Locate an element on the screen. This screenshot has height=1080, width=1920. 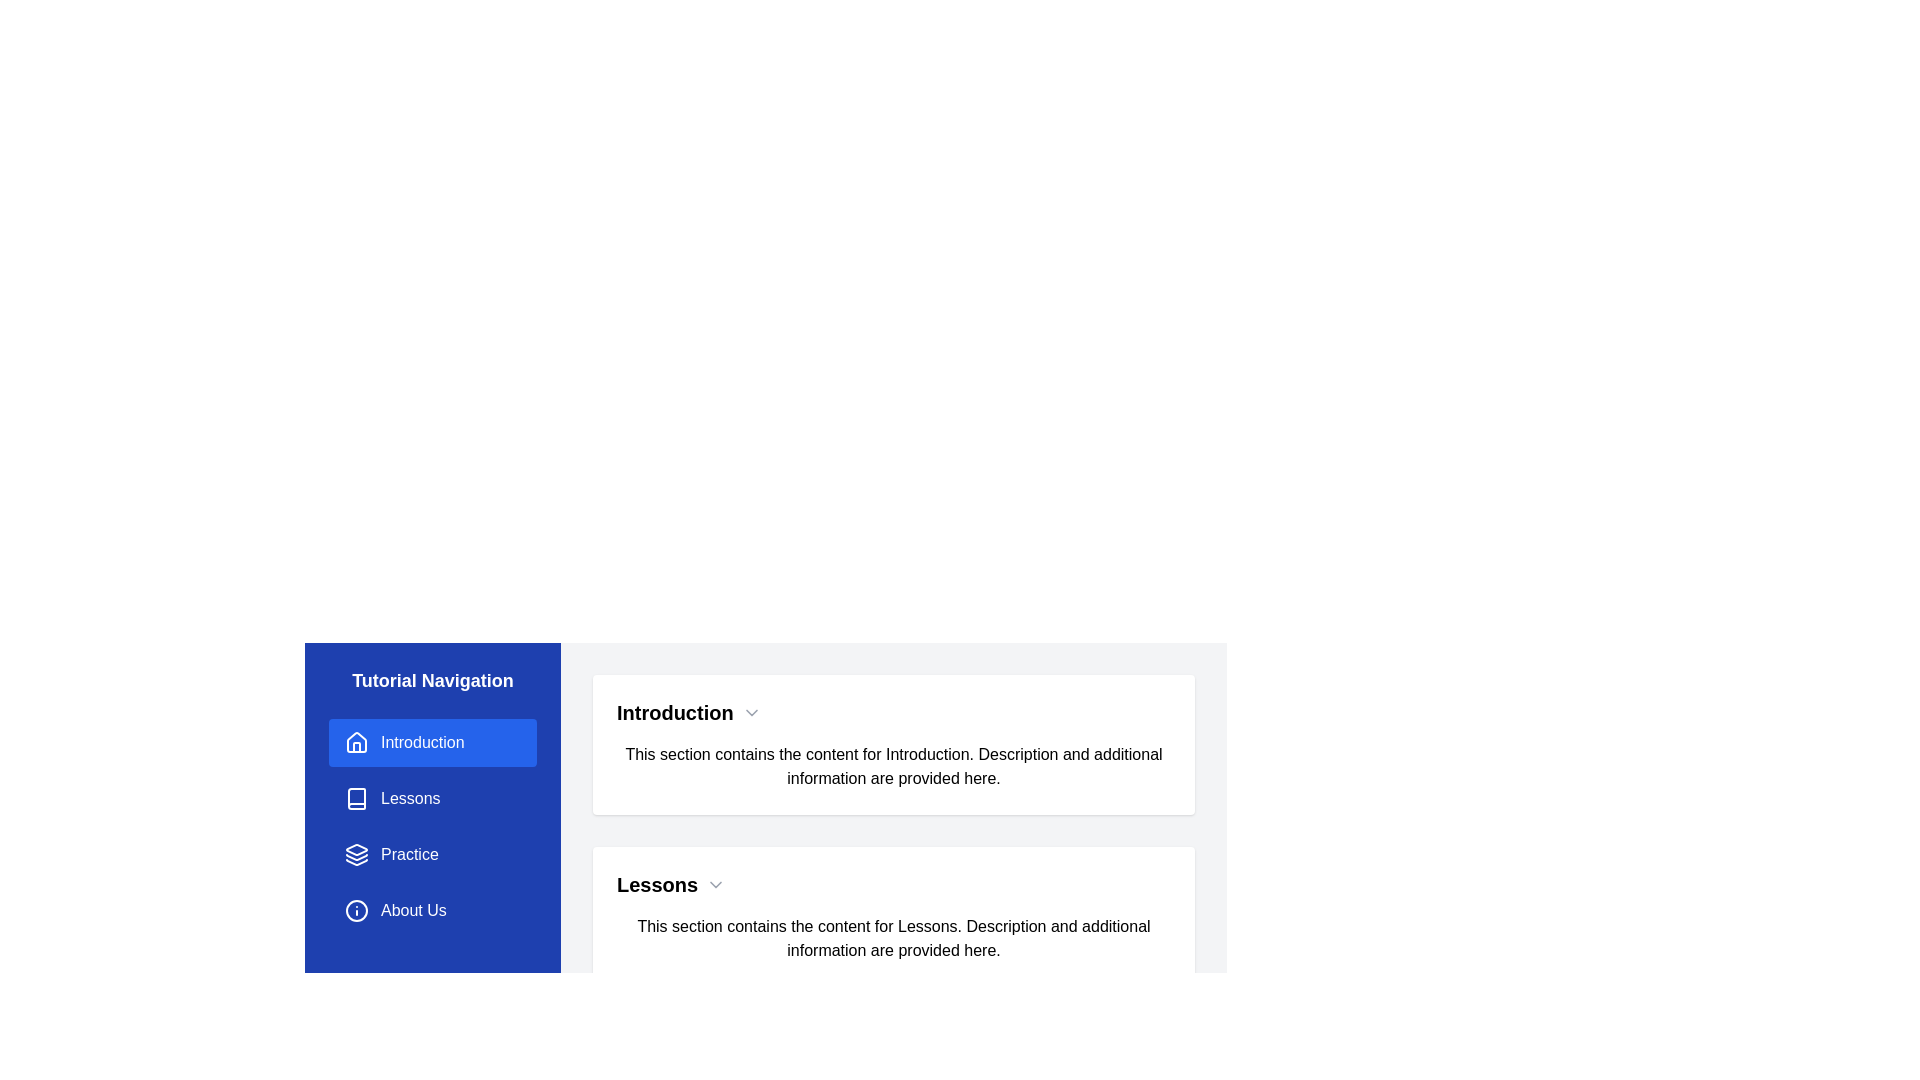
the navigation button labeled 'Introduction' with a blue background and white text to trigger hover effects is located at coordinates (431, 743).